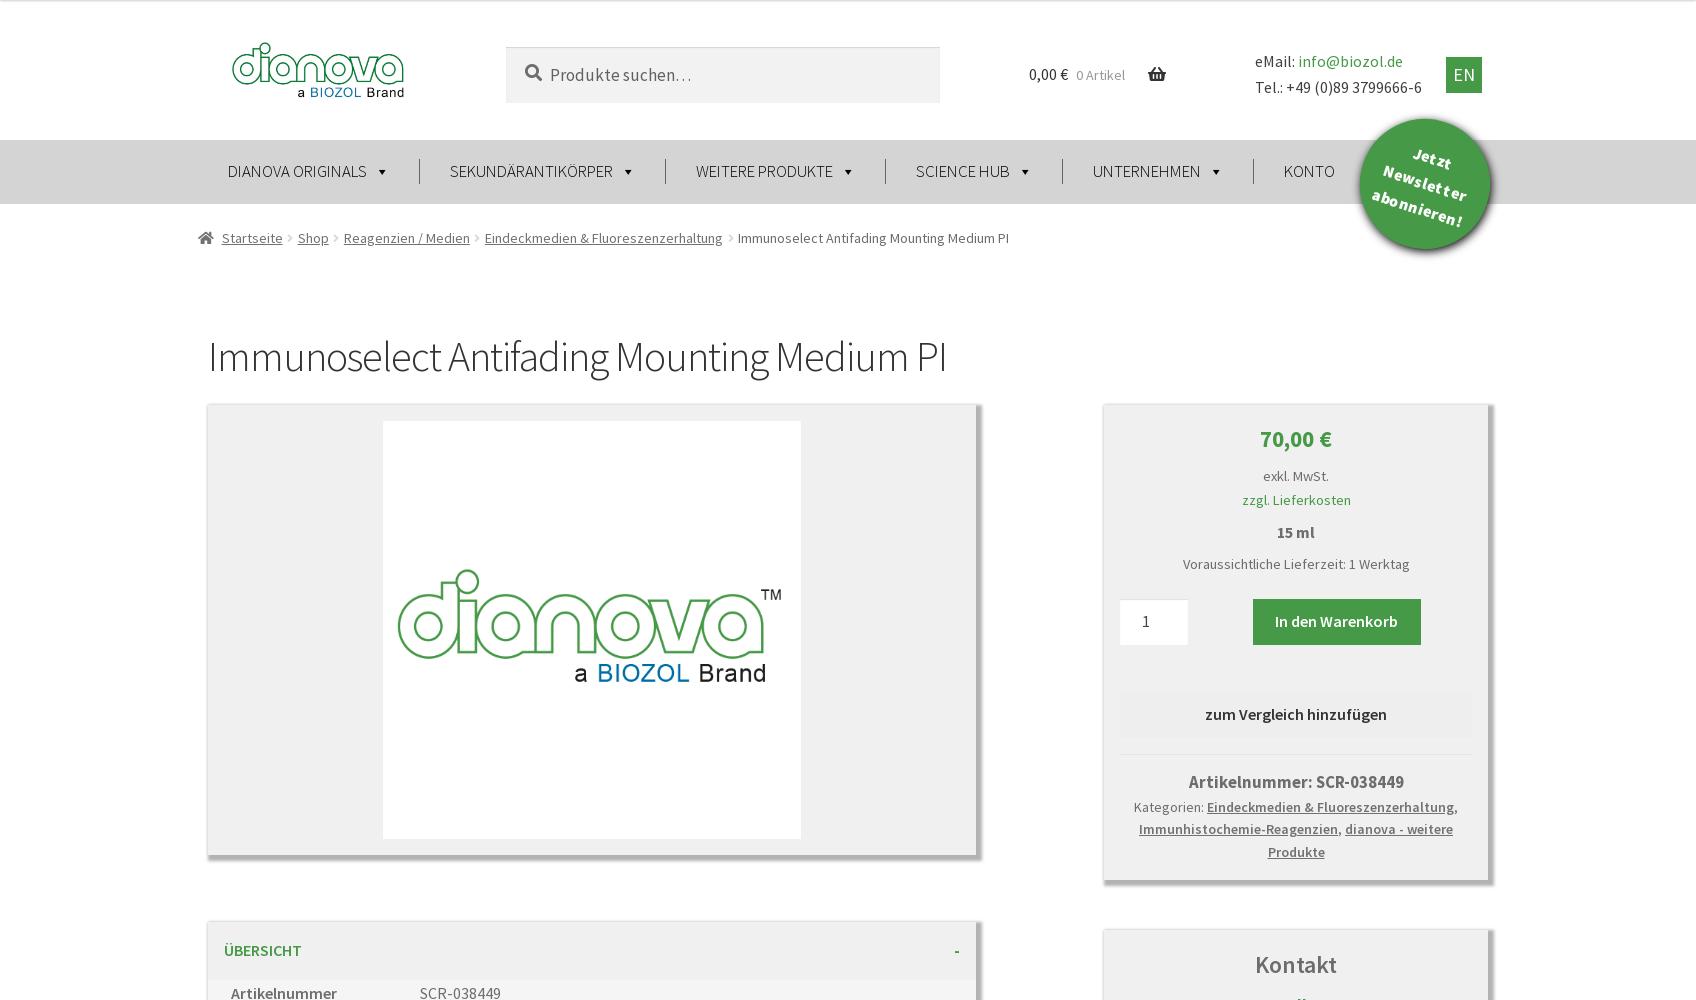  What do you see at coordinates (1295, 562) in the screenshot?
I see `'Voraussichtliche Lieferzeit: 1 Werktag'` at bounding box center [1295, 562].